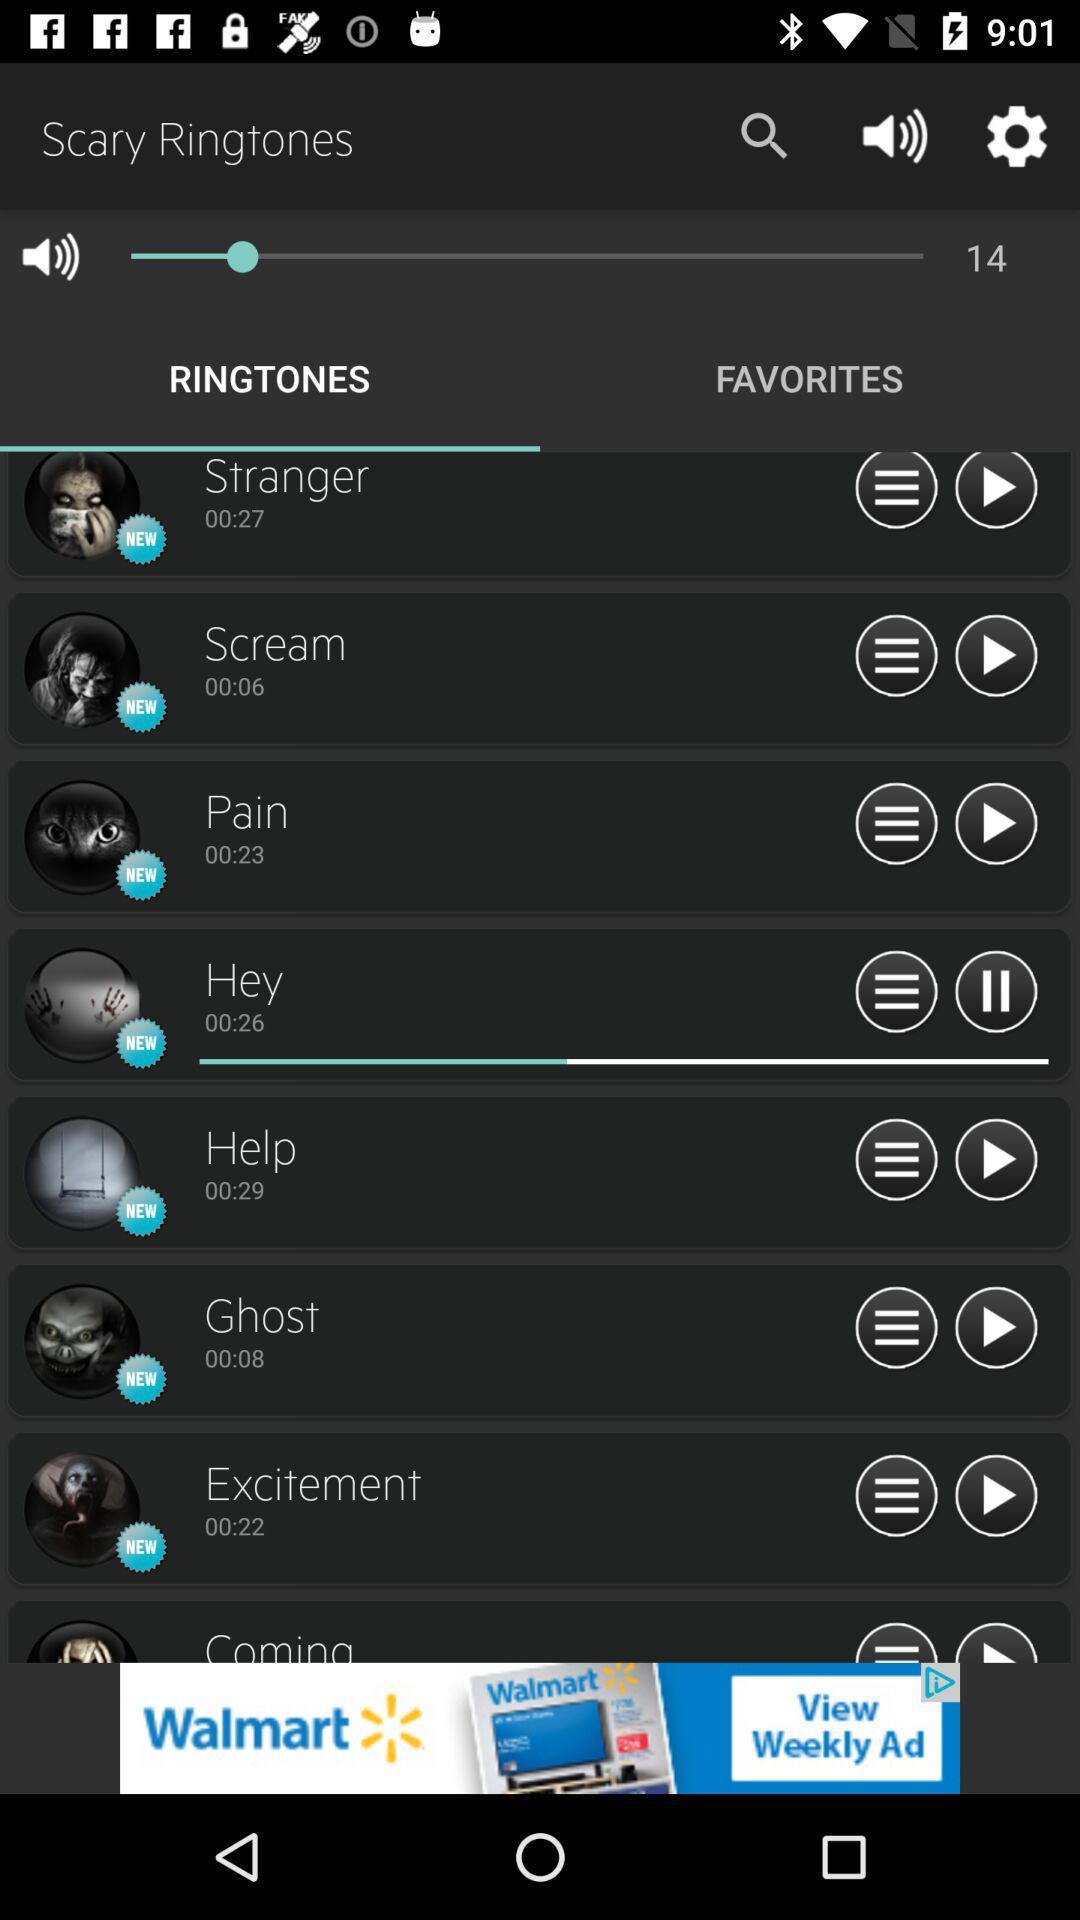  Describe the element at coordinates (995, 1640) in the screenshot. I see `play obstion` at that location.